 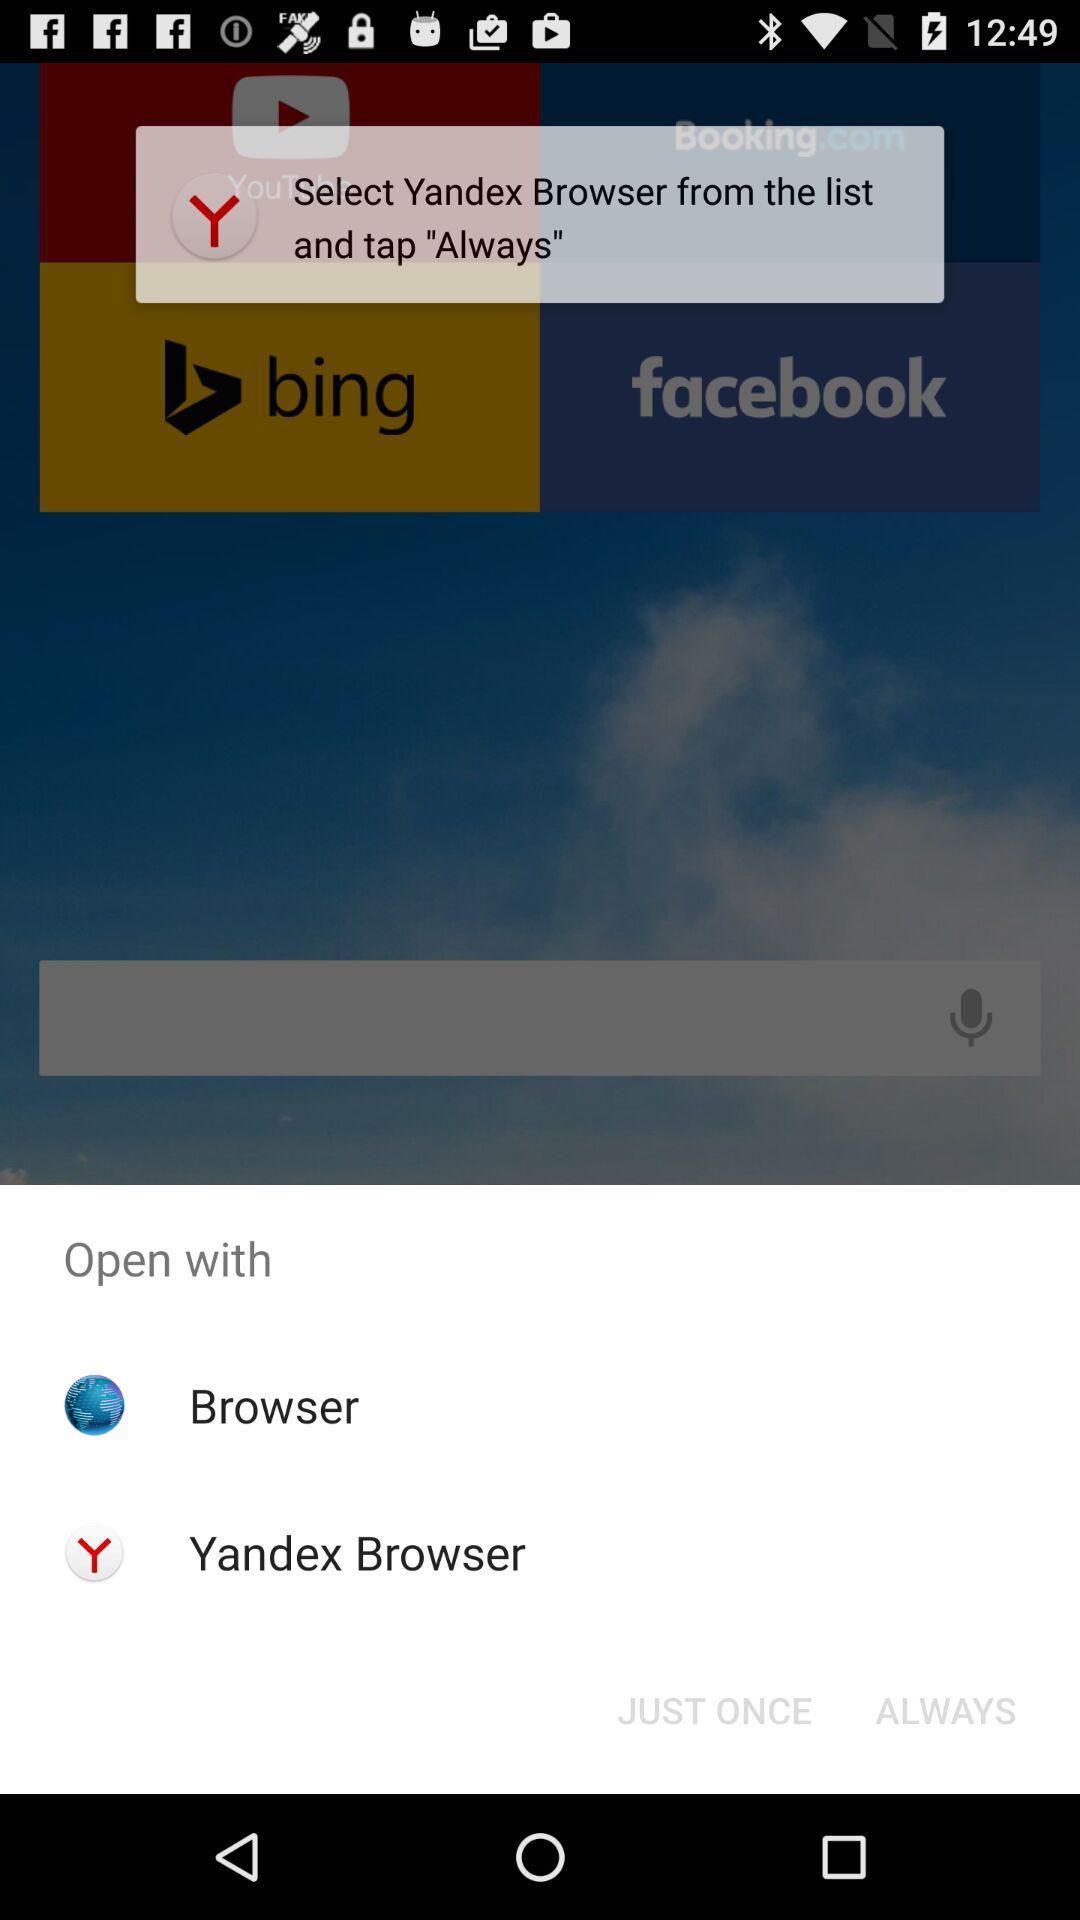 What do you see at coordinates (356, 1551) in the screenshot?
I see `app below browser icon` at bounding box center [356, 1551].